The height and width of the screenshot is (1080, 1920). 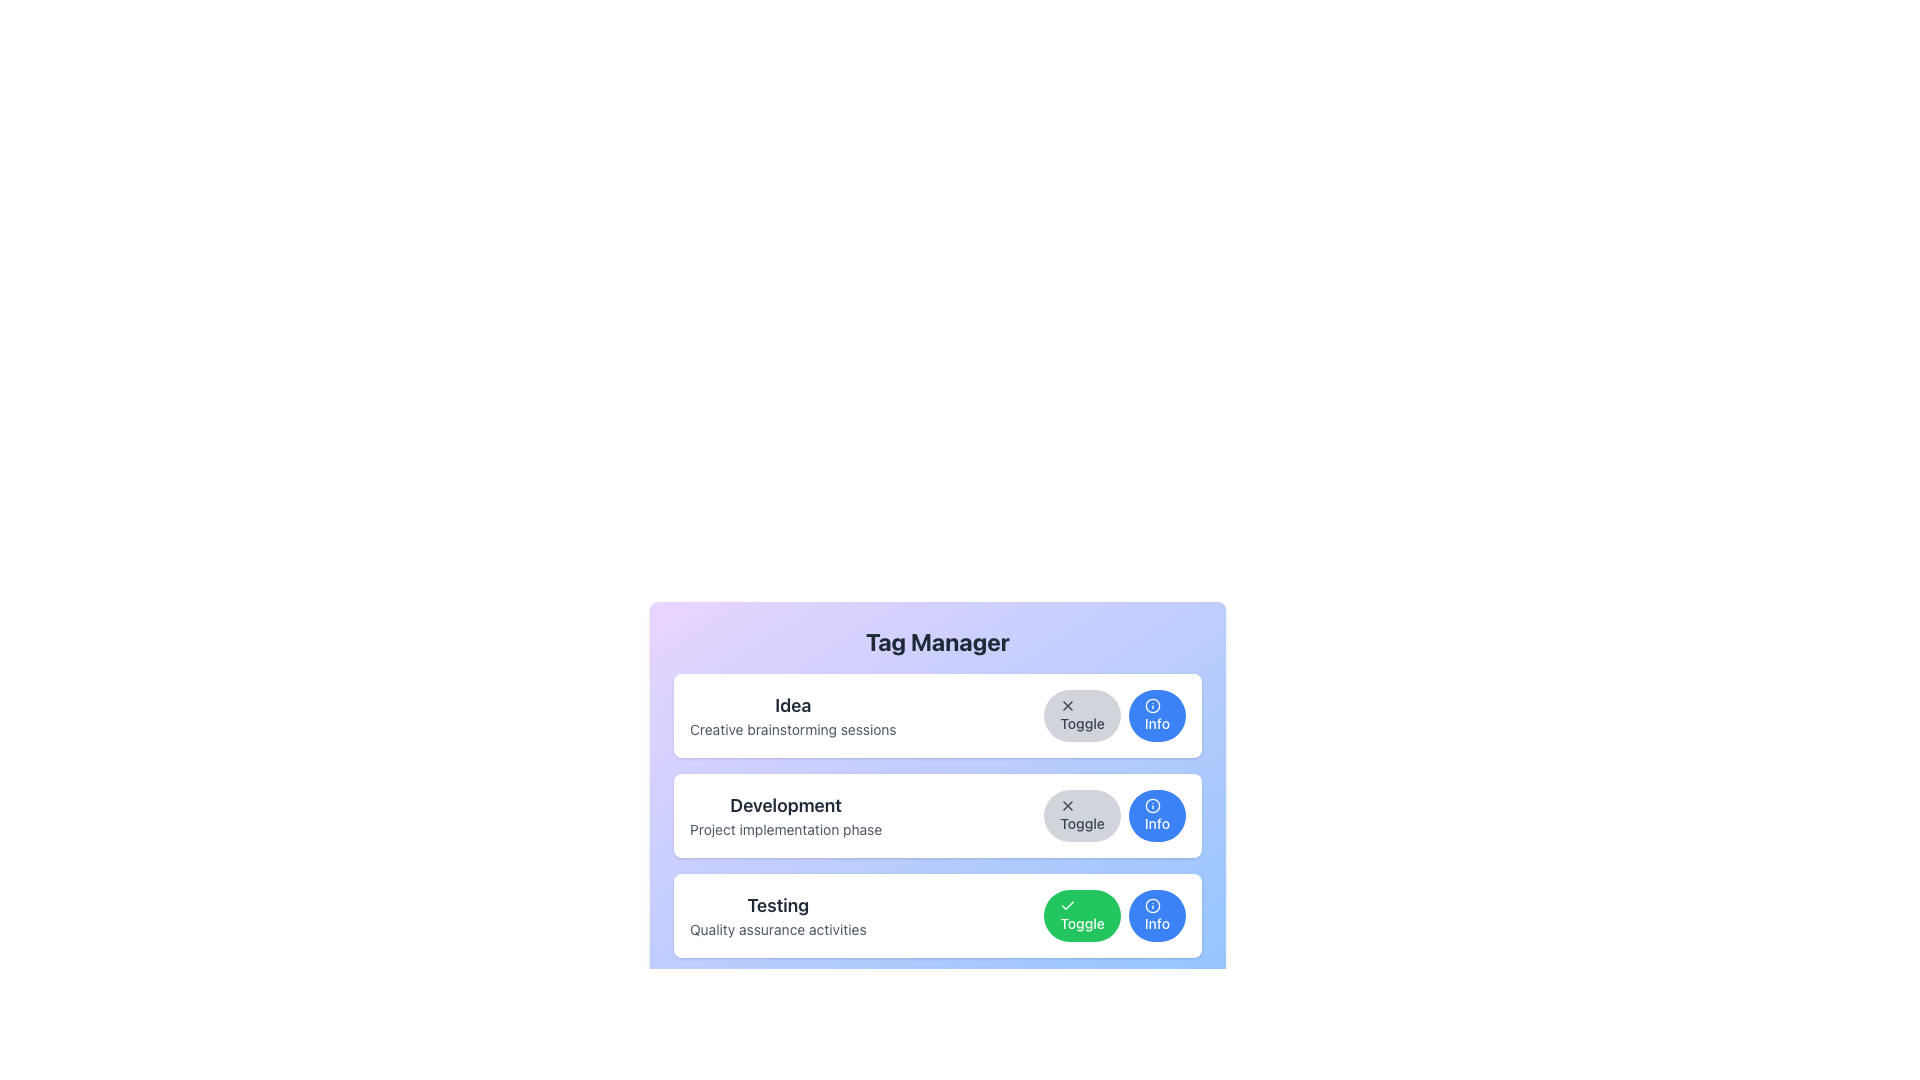 I want to click on the Information Icon located at the rightmost end of the first row under the 'Idea' label, so click(x=1152, y=704).